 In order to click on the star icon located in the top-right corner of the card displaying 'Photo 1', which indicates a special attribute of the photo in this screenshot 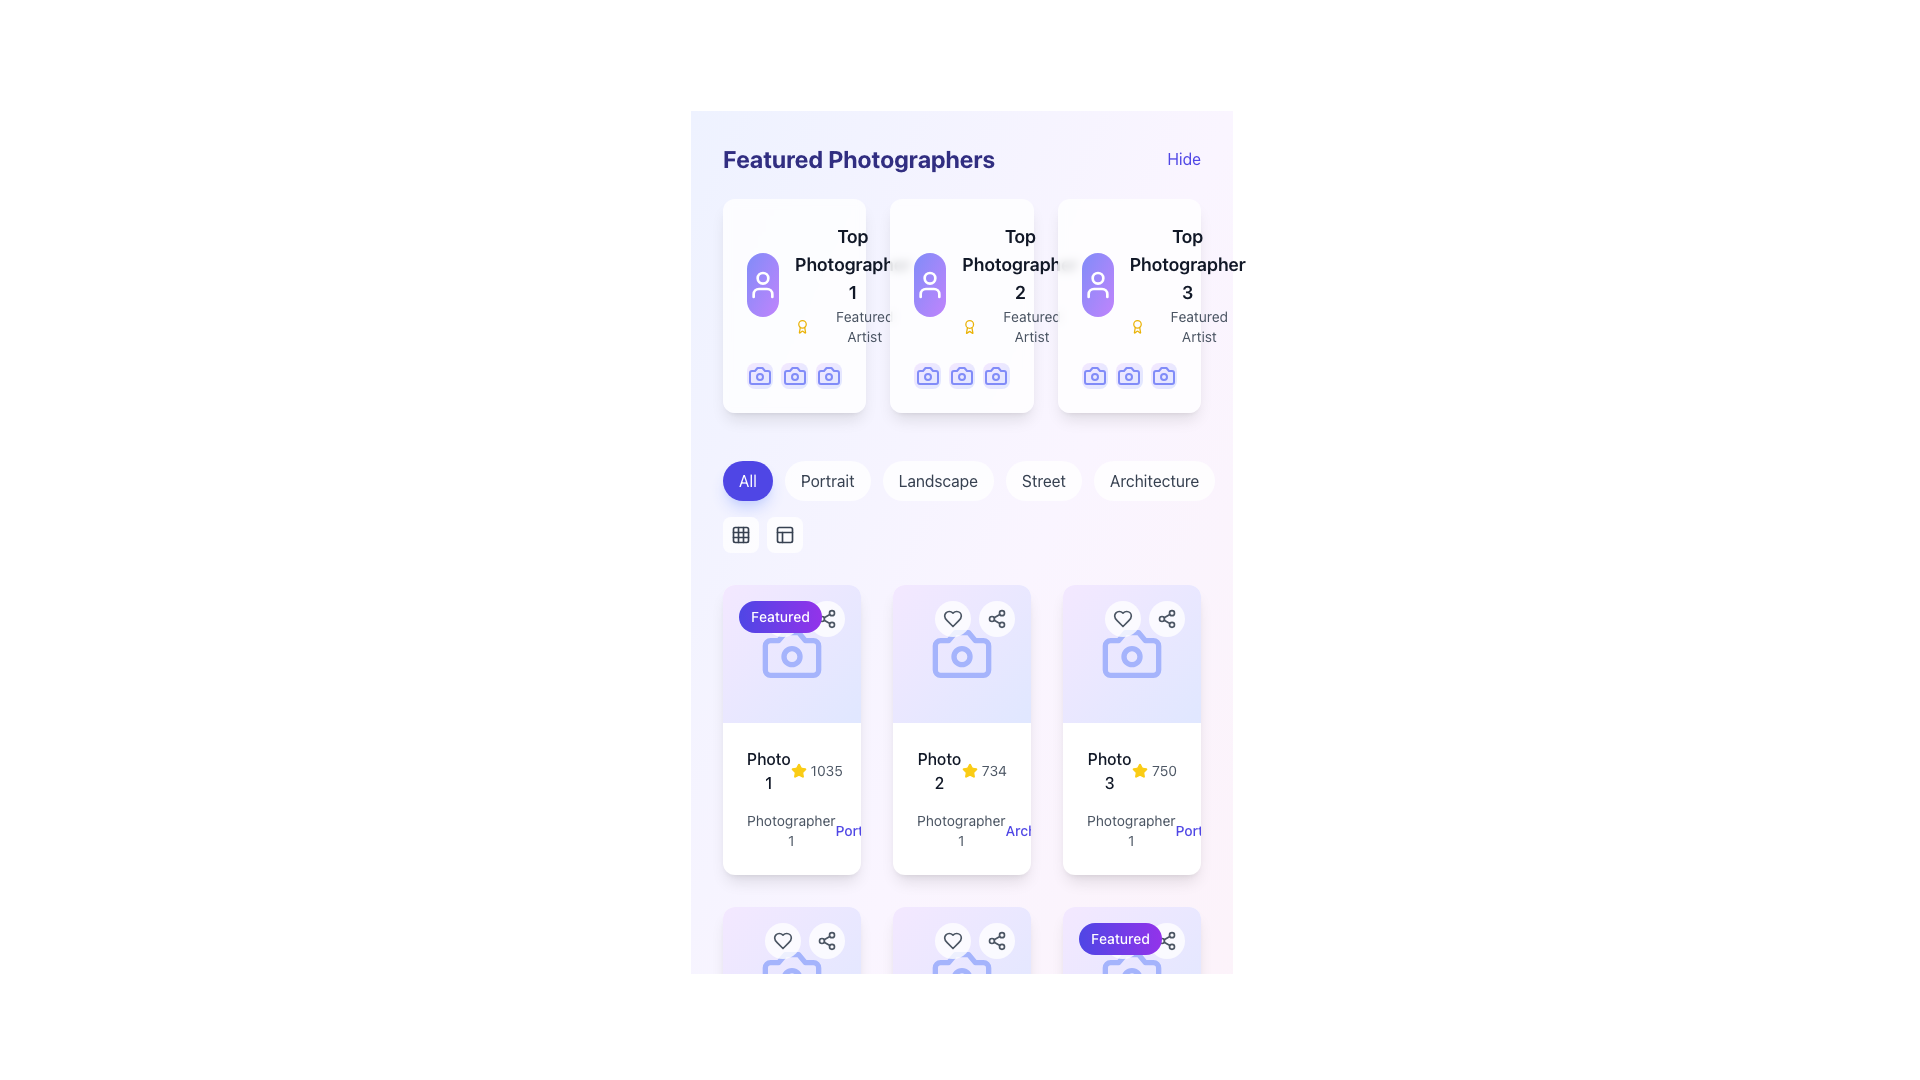, I will do `click(797, 770)`.